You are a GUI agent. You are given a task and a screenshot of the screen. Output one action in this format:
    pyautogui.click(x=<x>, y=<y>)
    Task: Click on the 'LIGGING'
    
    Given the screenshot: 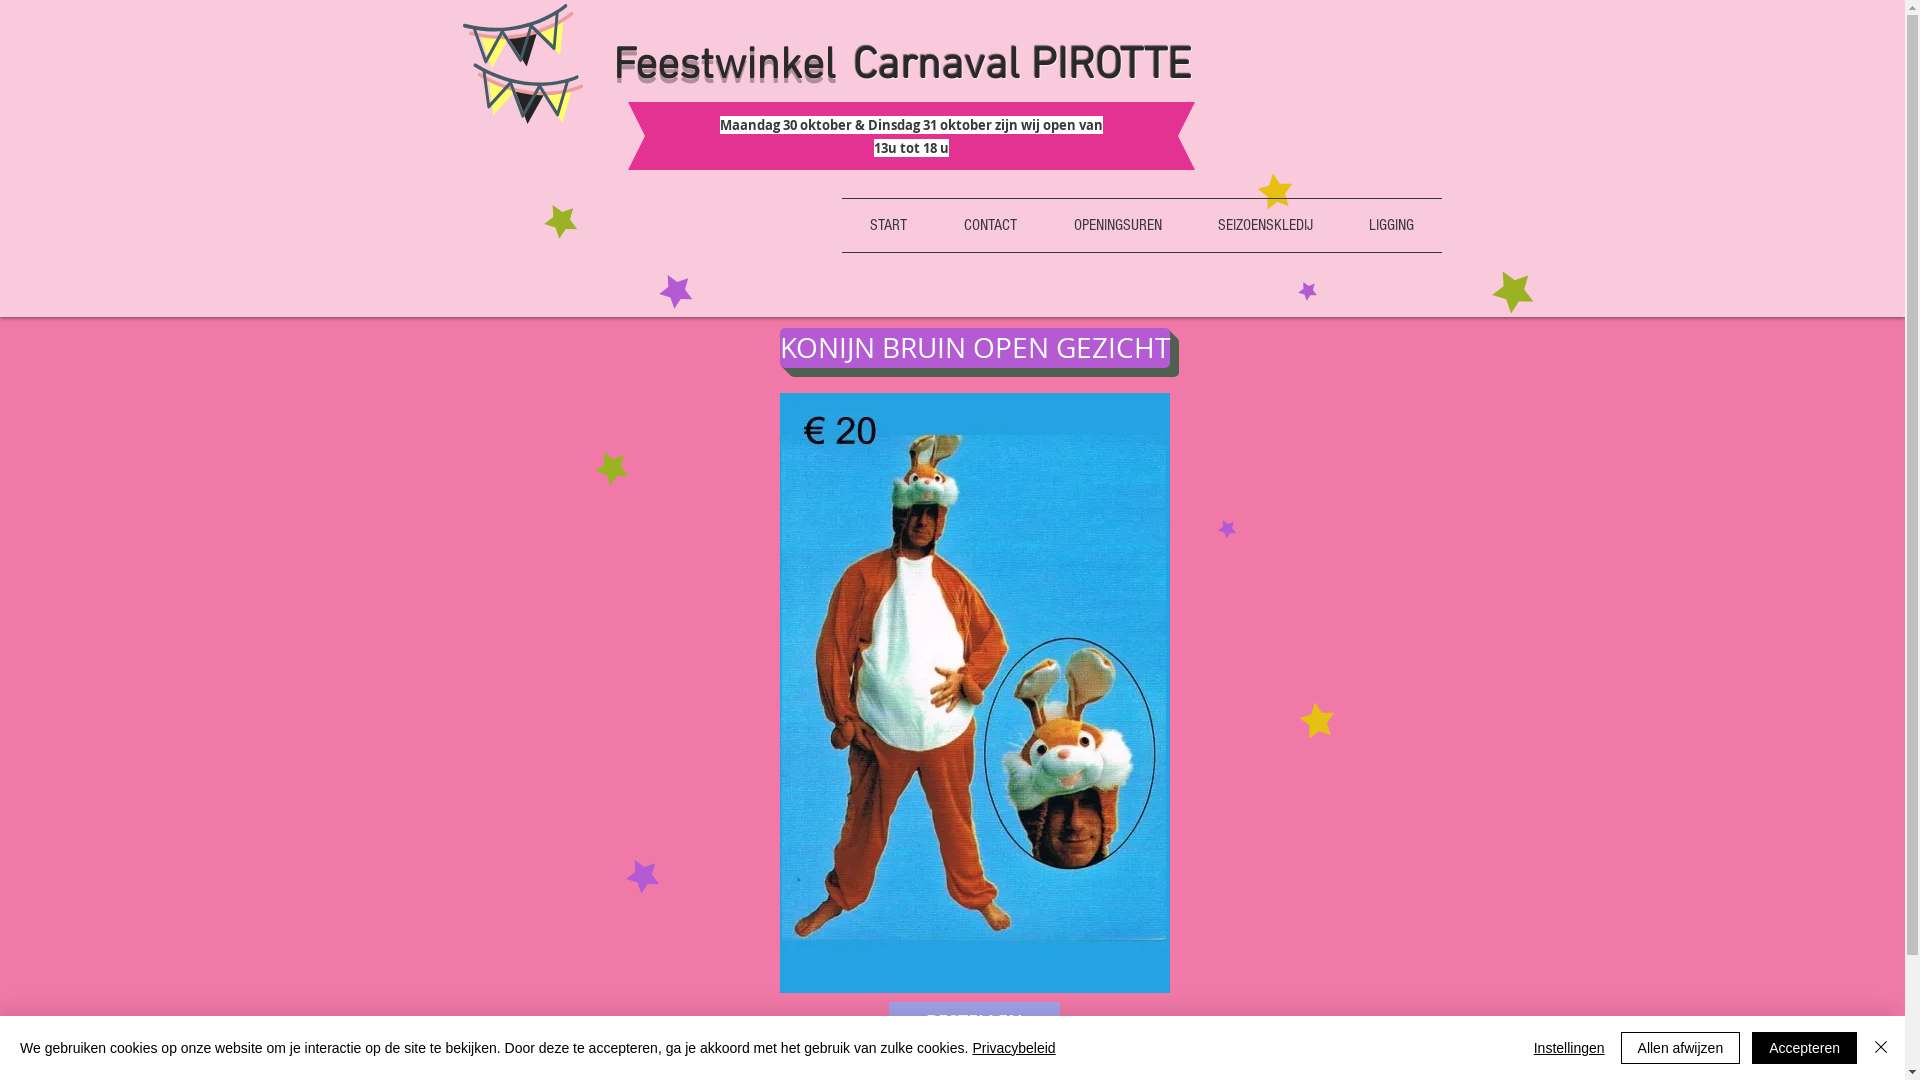 What is the action you would take?
    pyautogui.click(x=1389, y=225)
    